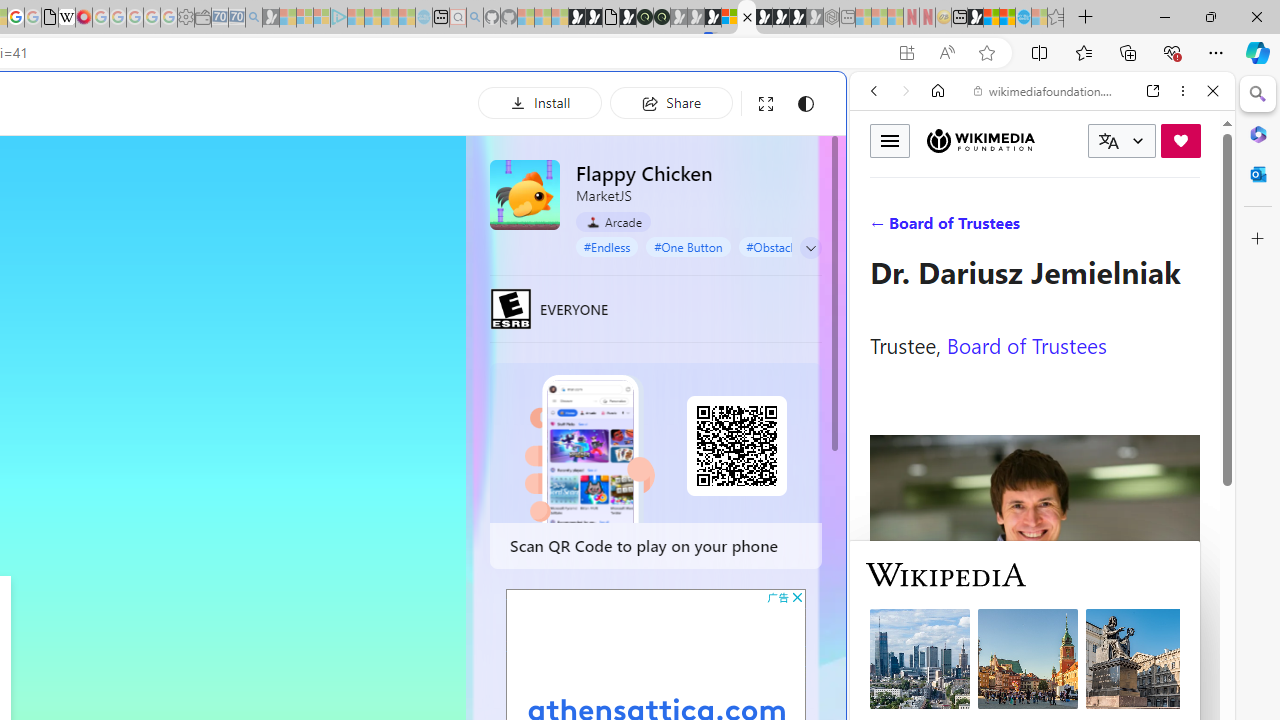 The image size is (1280, 720). I want to click on 'github - Search - Sleeping', so click(473, 17).